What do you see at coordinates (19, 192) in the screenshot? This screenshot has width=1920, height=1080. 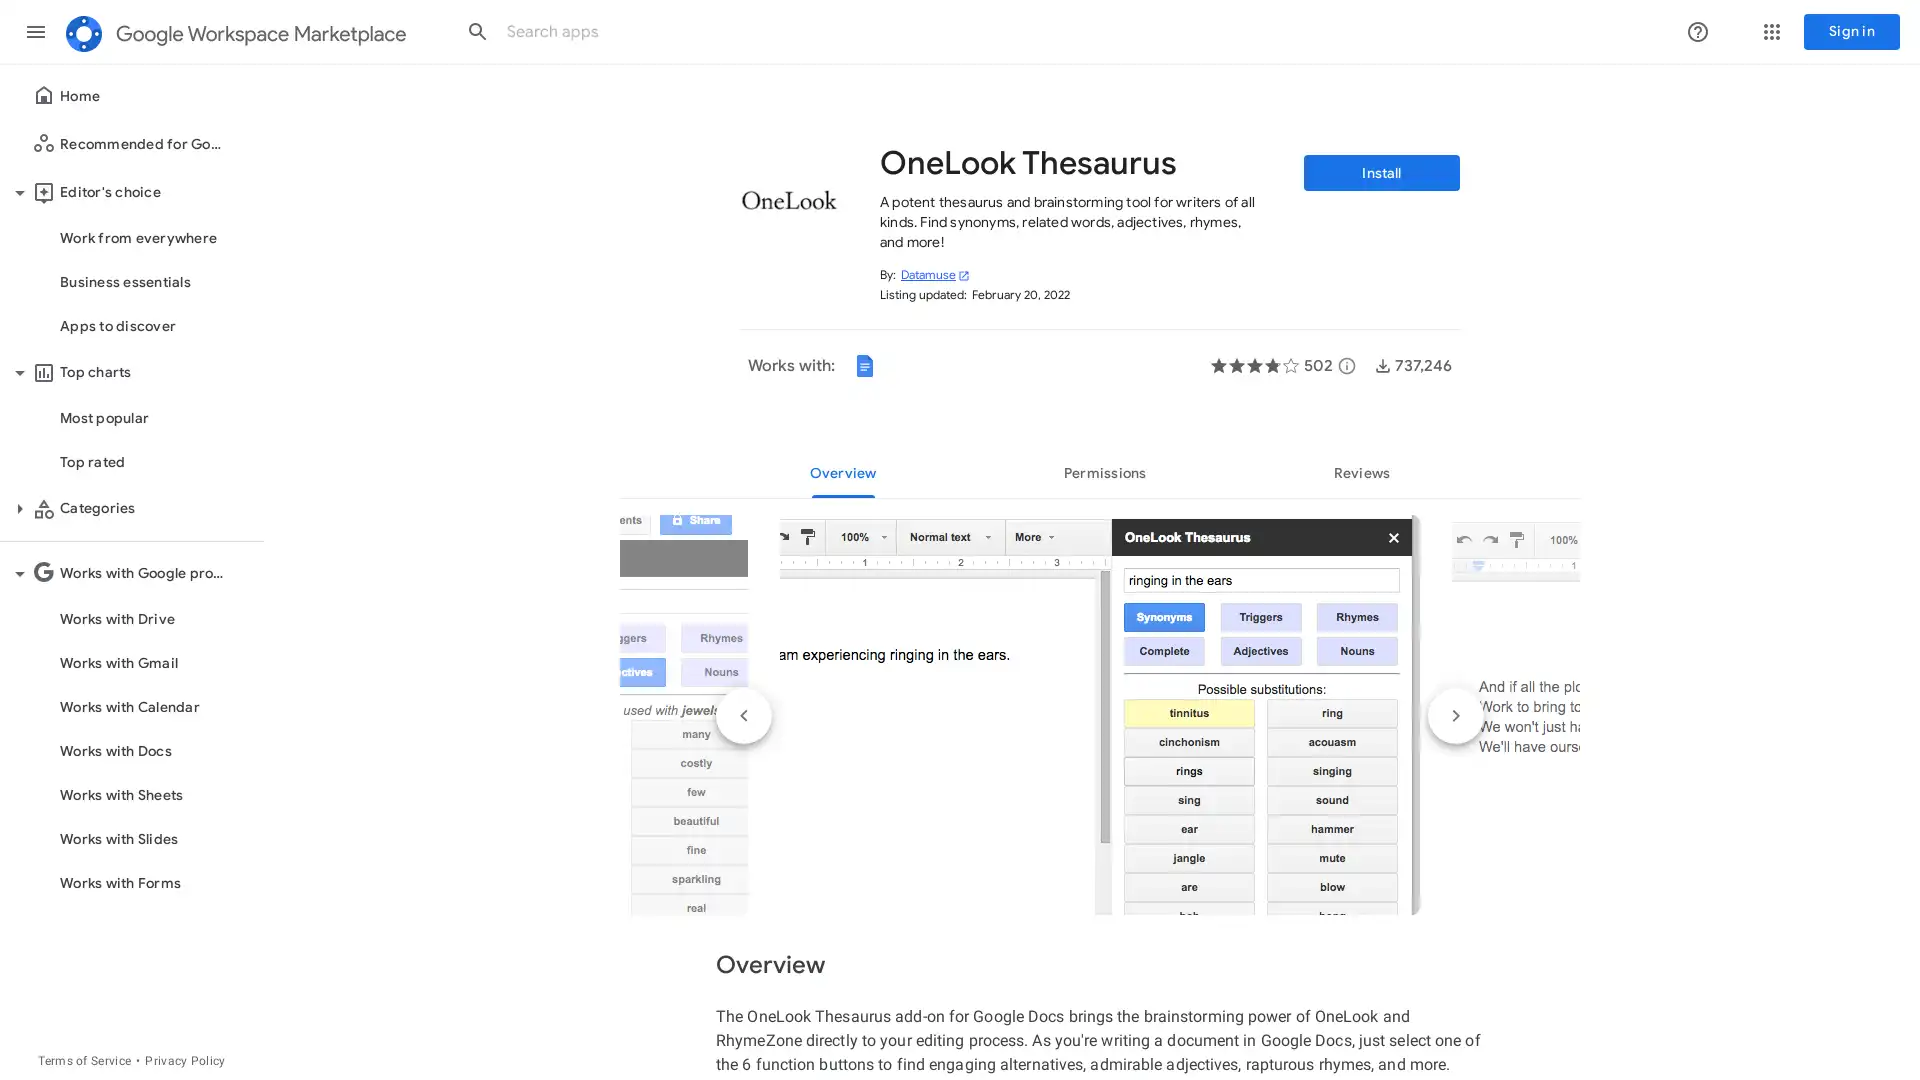 I see `Editor's choice` at bounding box center [19, 192].